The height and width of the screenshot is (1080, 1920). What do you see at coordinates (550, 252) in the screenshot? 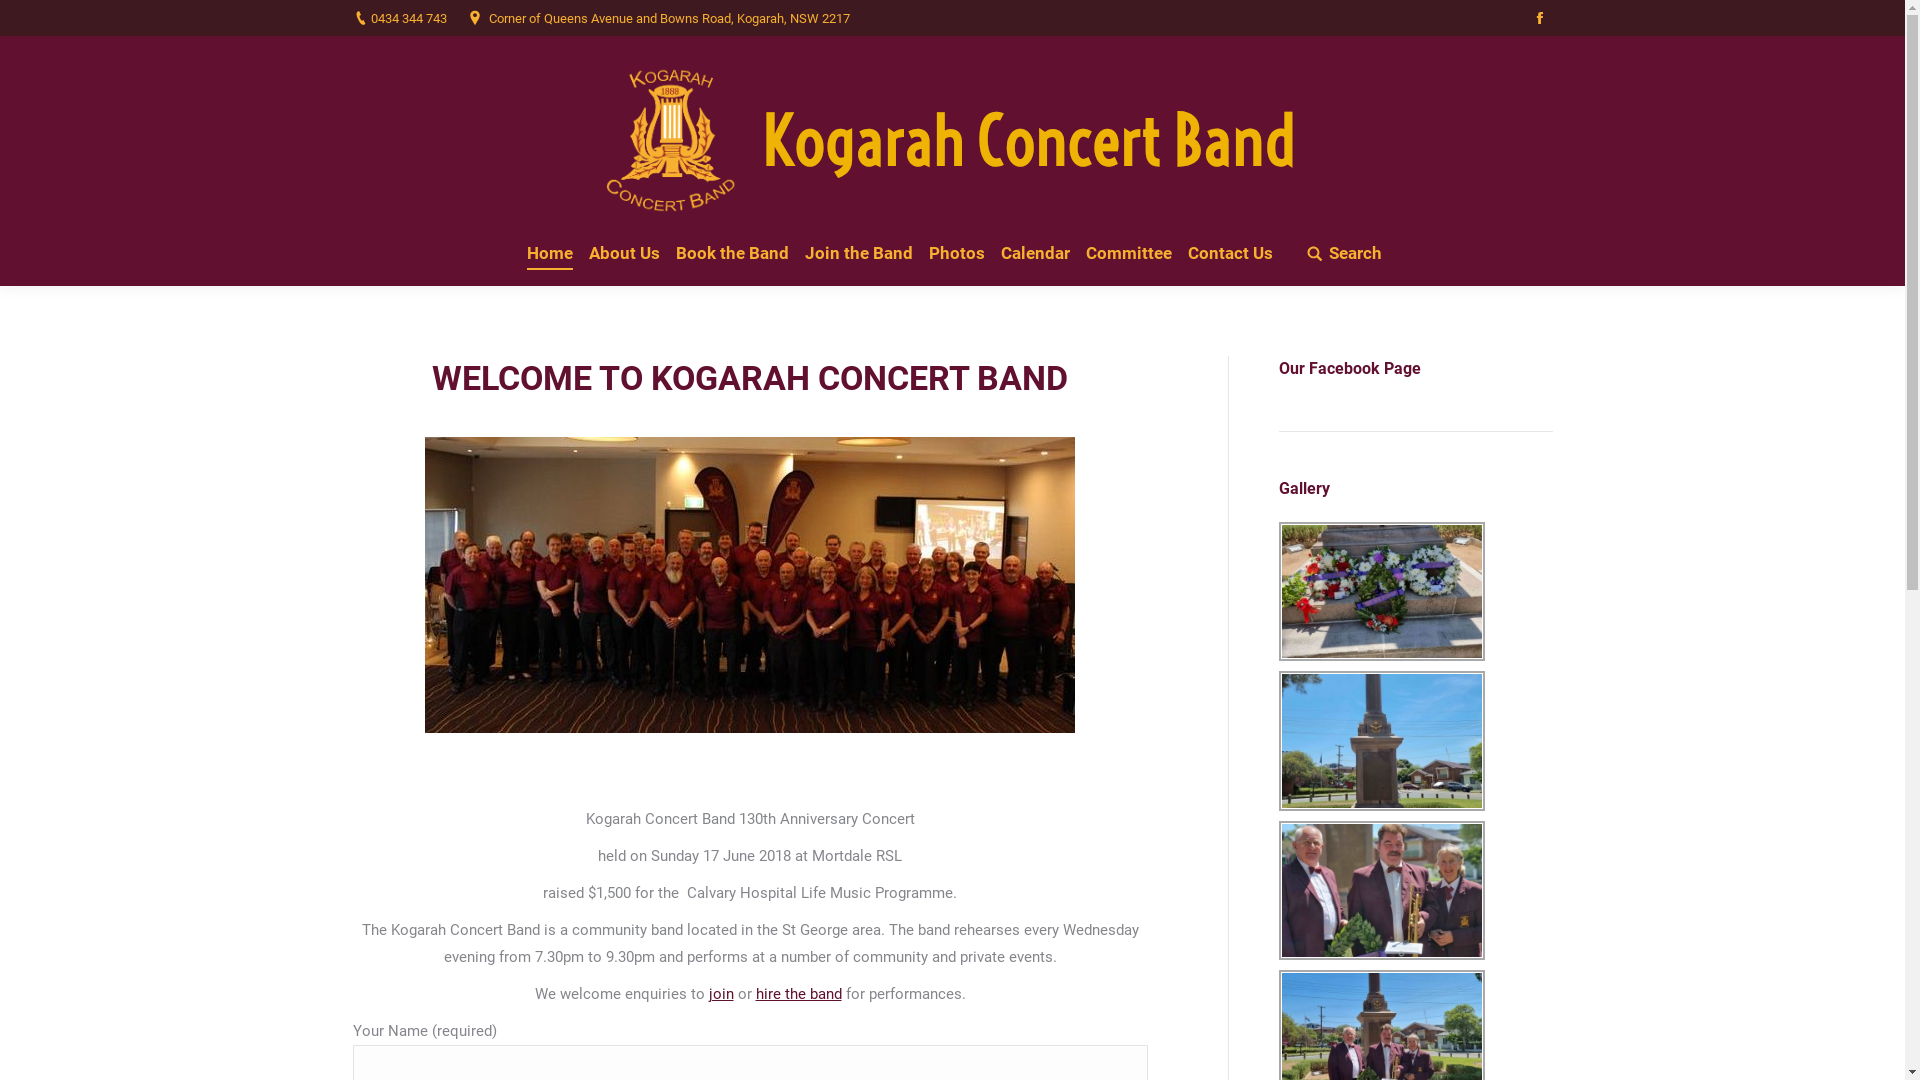
I see `'Home'` at bounding box center [550, 252].